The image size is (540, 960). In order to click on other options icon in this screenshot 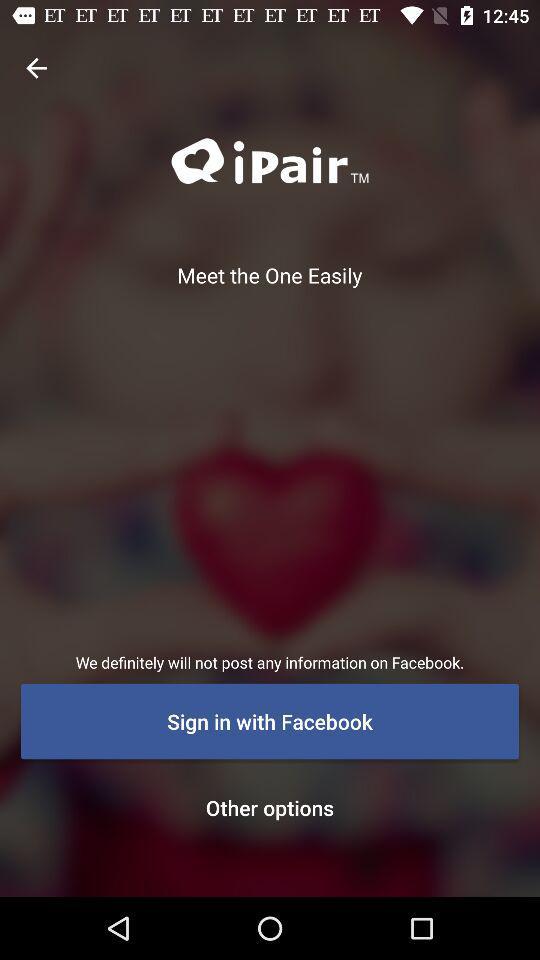, I will do `click(270, 807)`.